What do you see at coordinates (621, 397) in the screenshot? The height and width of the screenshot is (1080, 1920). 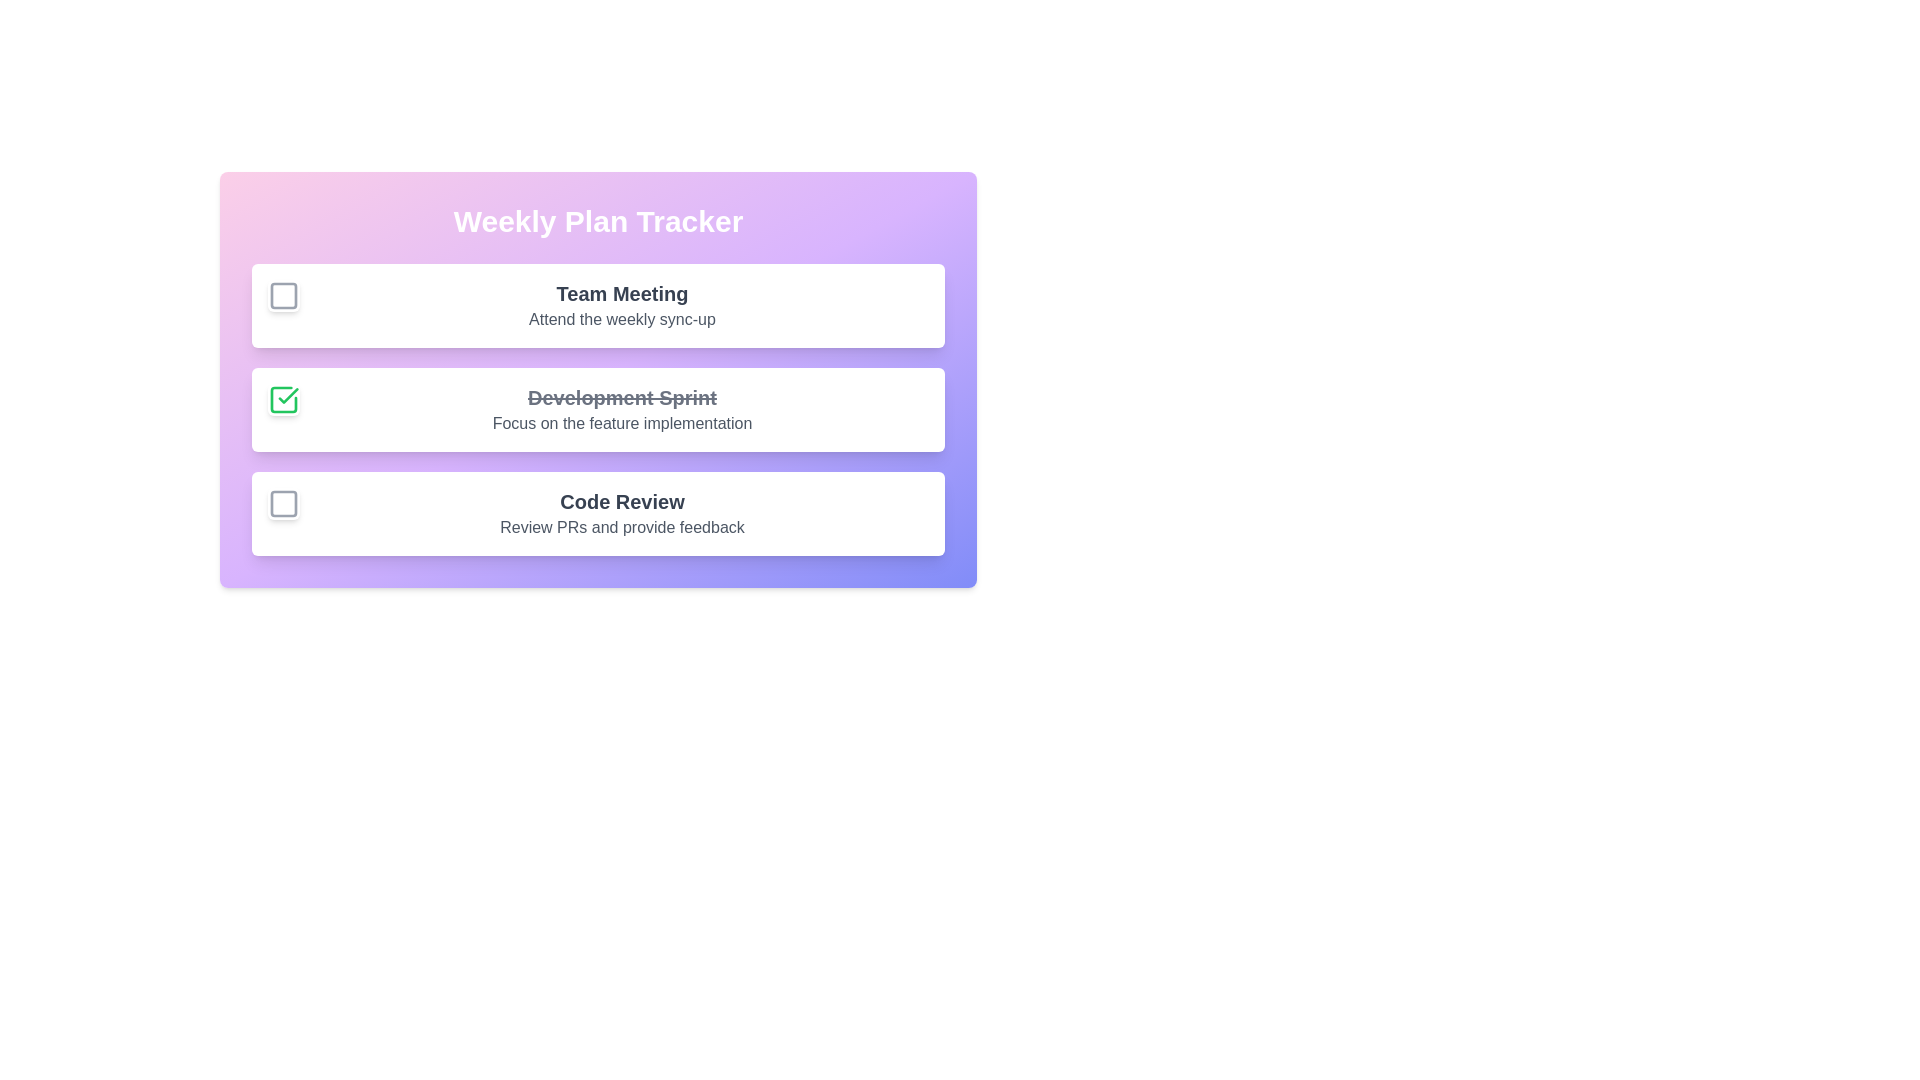 I see `the plan titled Development Sprint to read its description` at bounding box center [621, 397].